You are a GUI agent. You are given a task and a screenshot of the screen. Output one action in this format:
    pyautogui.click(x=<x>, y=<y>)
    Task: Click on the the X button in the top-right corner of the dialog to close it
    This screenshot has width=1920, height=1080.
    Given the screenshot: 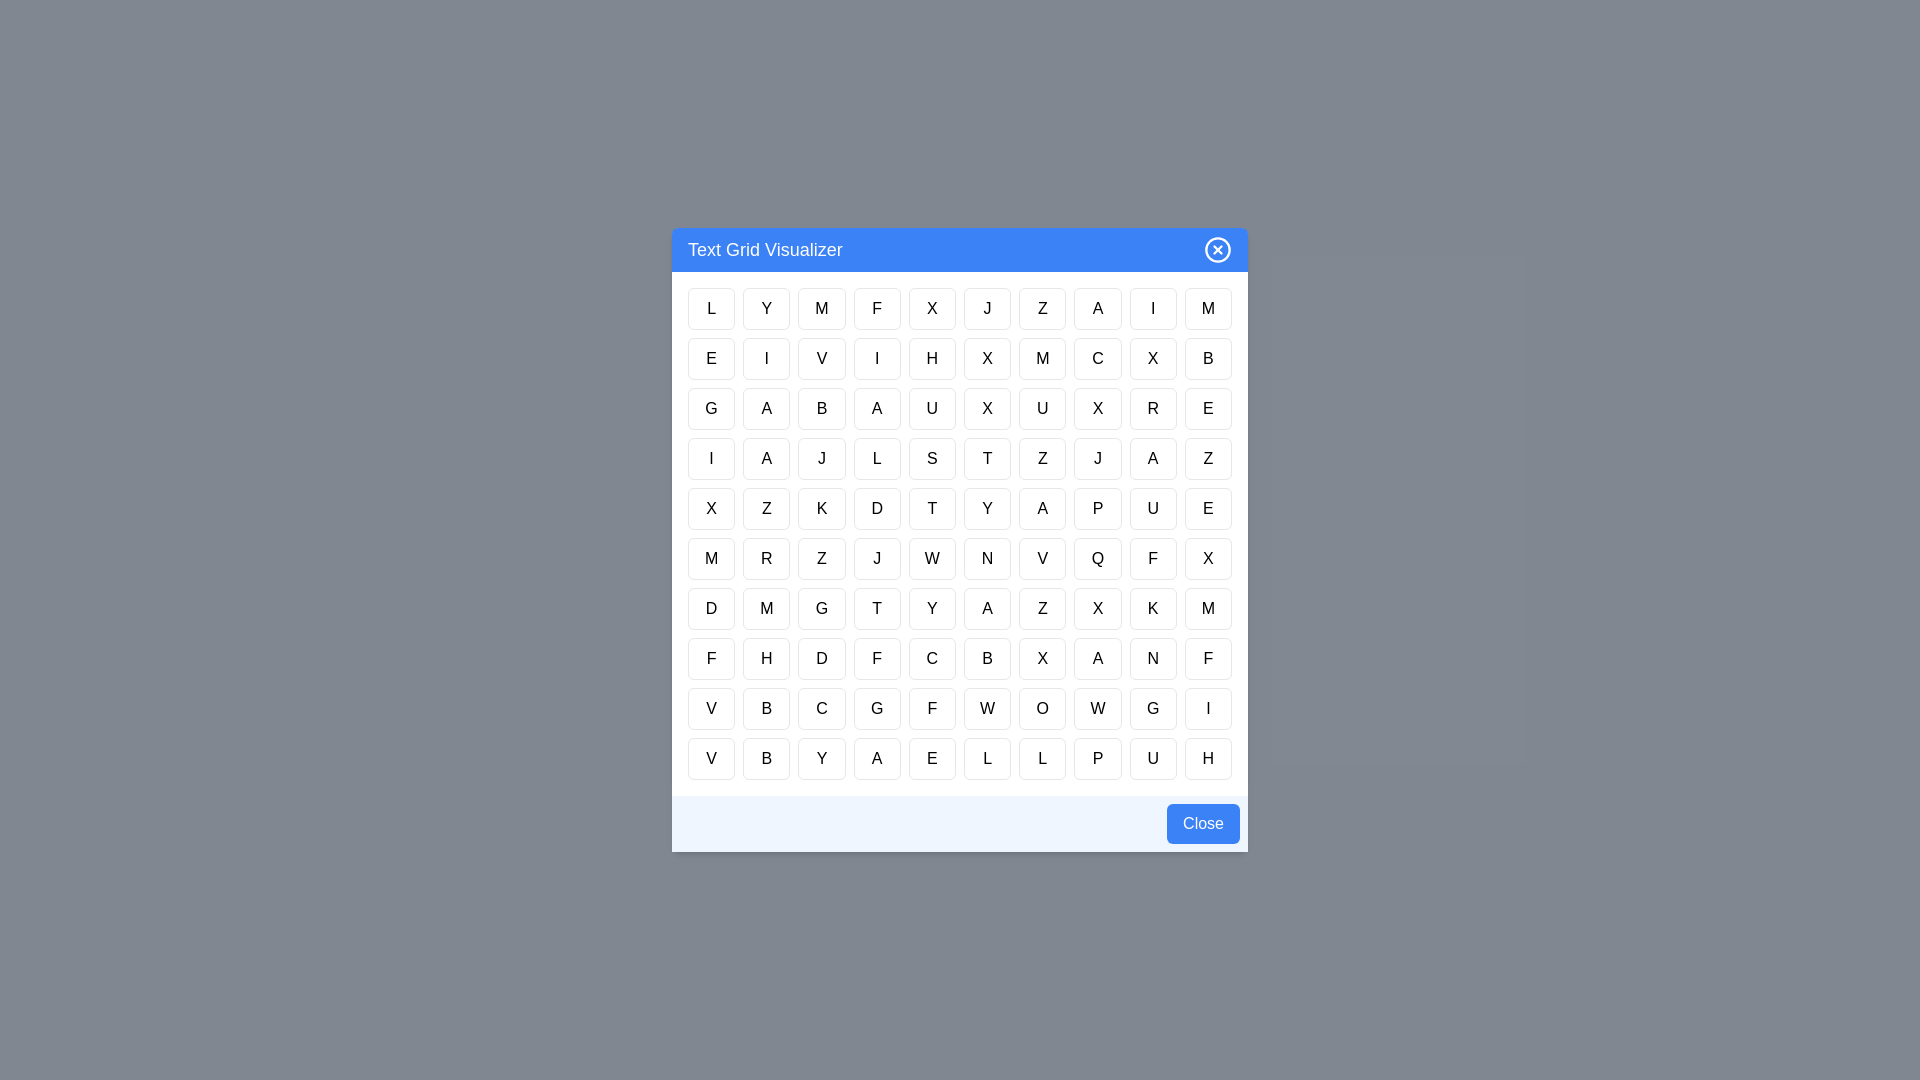 What is the action you would take?
    pyautogui.click(x=1217, y=249)
    